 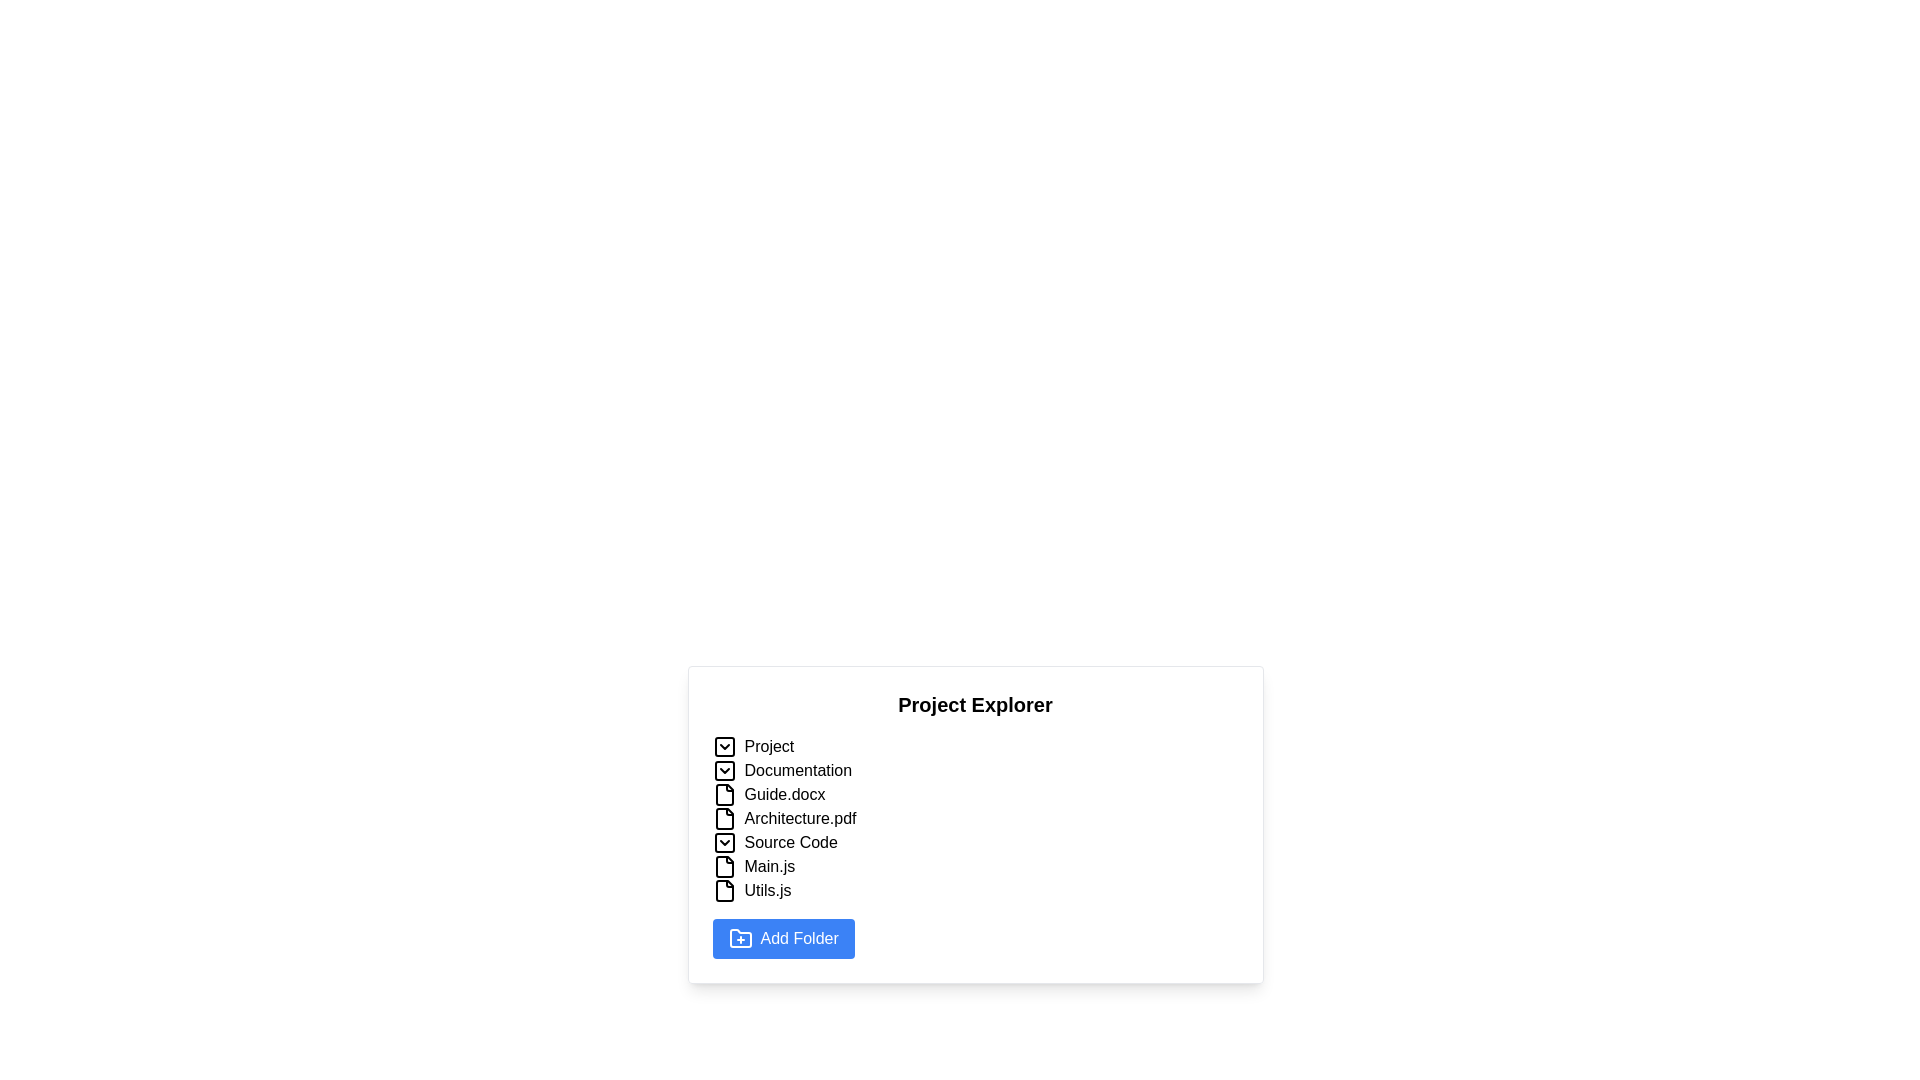 I want to click on the 'Project Explorer' text label, so click(x=975, y=704).